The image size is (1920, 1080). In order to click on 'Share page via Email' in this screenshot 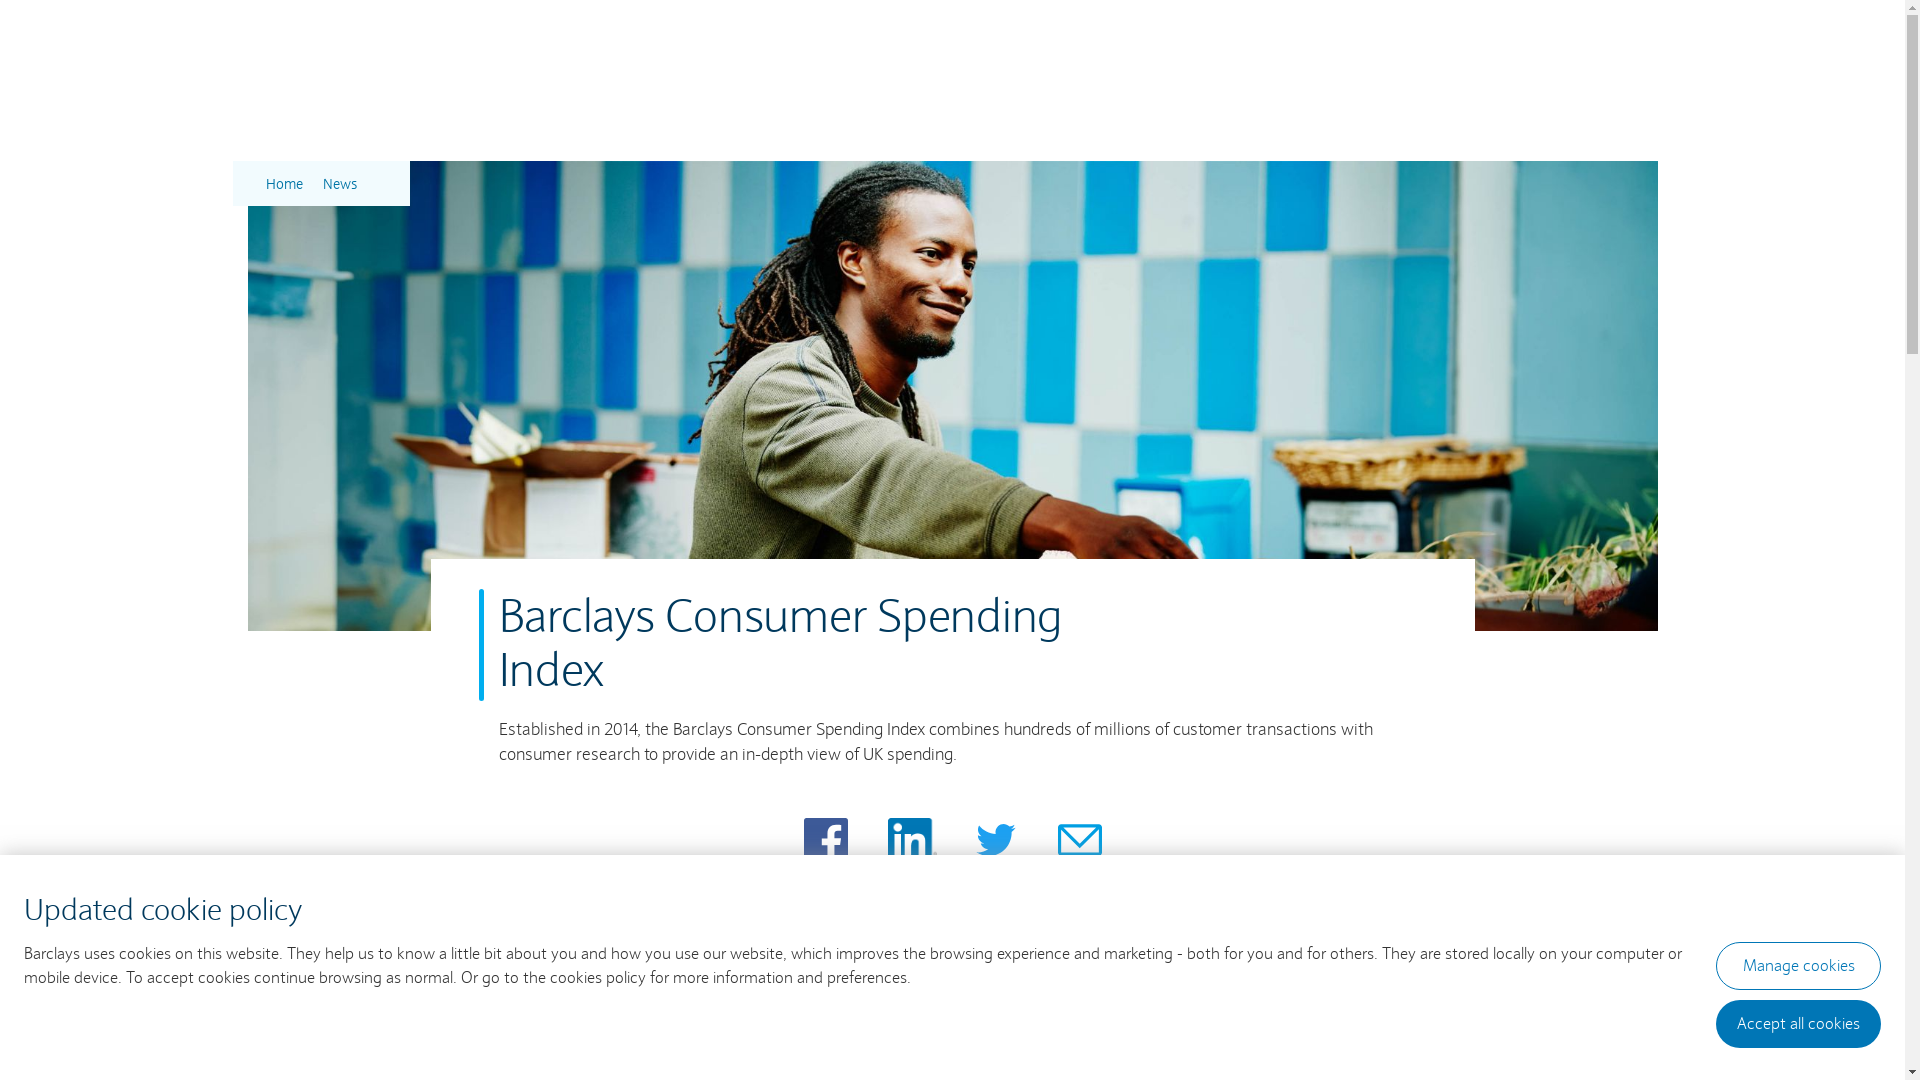, I will do `click(1079, 840)`.